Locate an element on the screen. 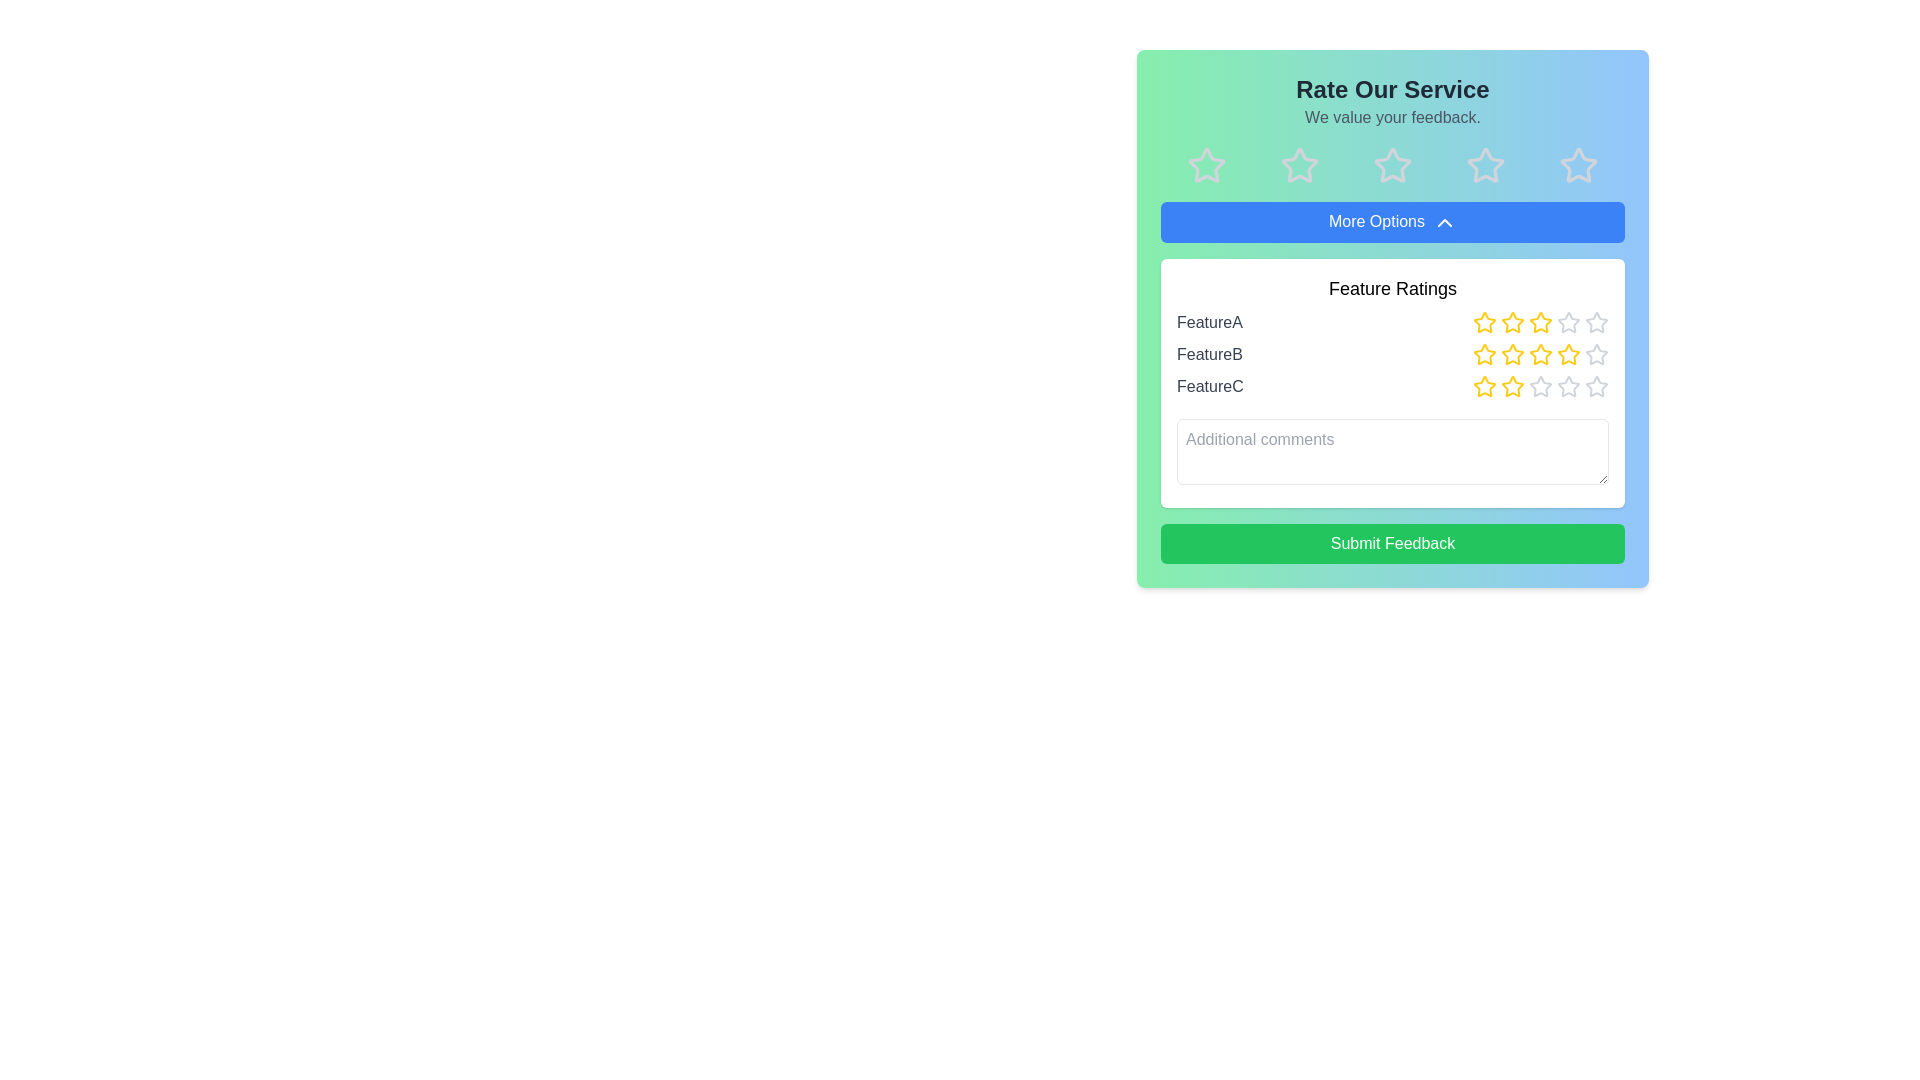 The height and width of the screenshot is (1080, 1920). the second star icon in the rating system for 'FeatureA' is located at coordinates (1484, 320).